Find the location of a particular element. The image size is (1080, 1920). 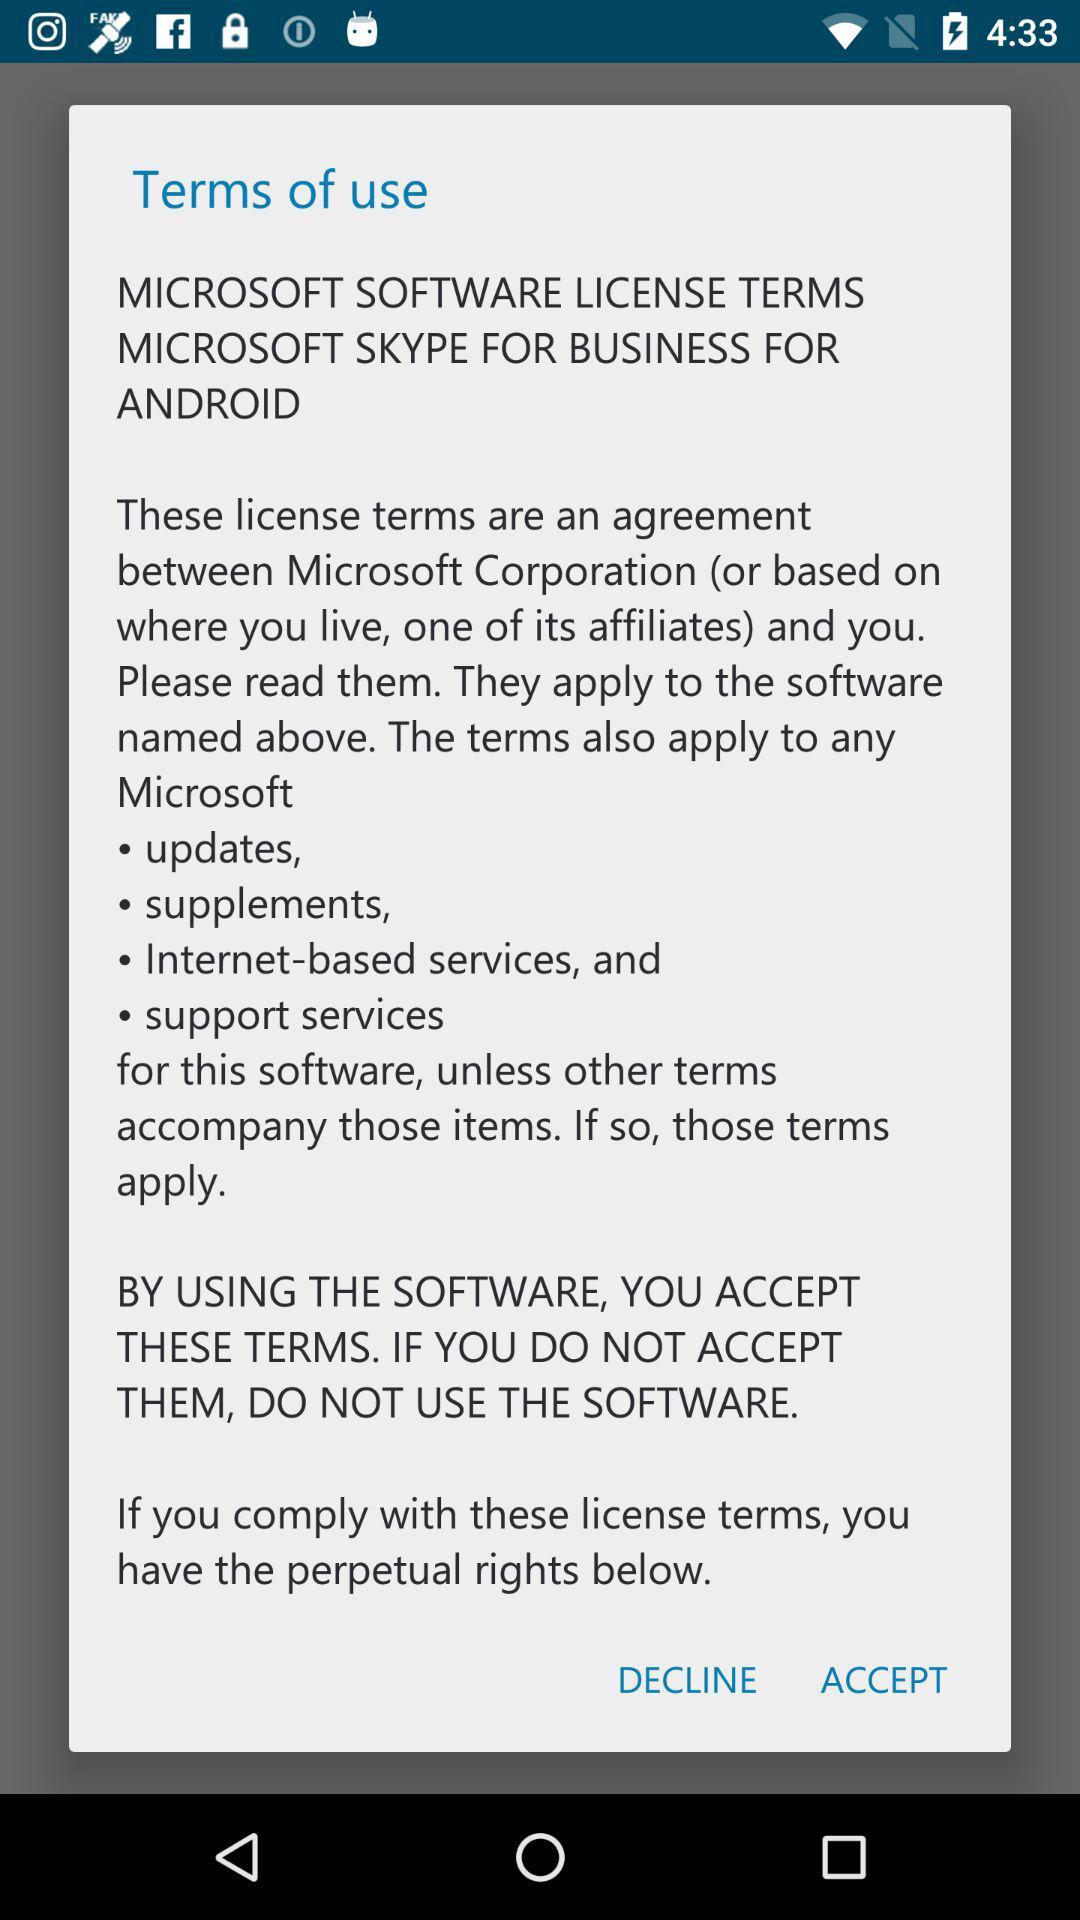

the decline item is located at coordinates (686, 1678).